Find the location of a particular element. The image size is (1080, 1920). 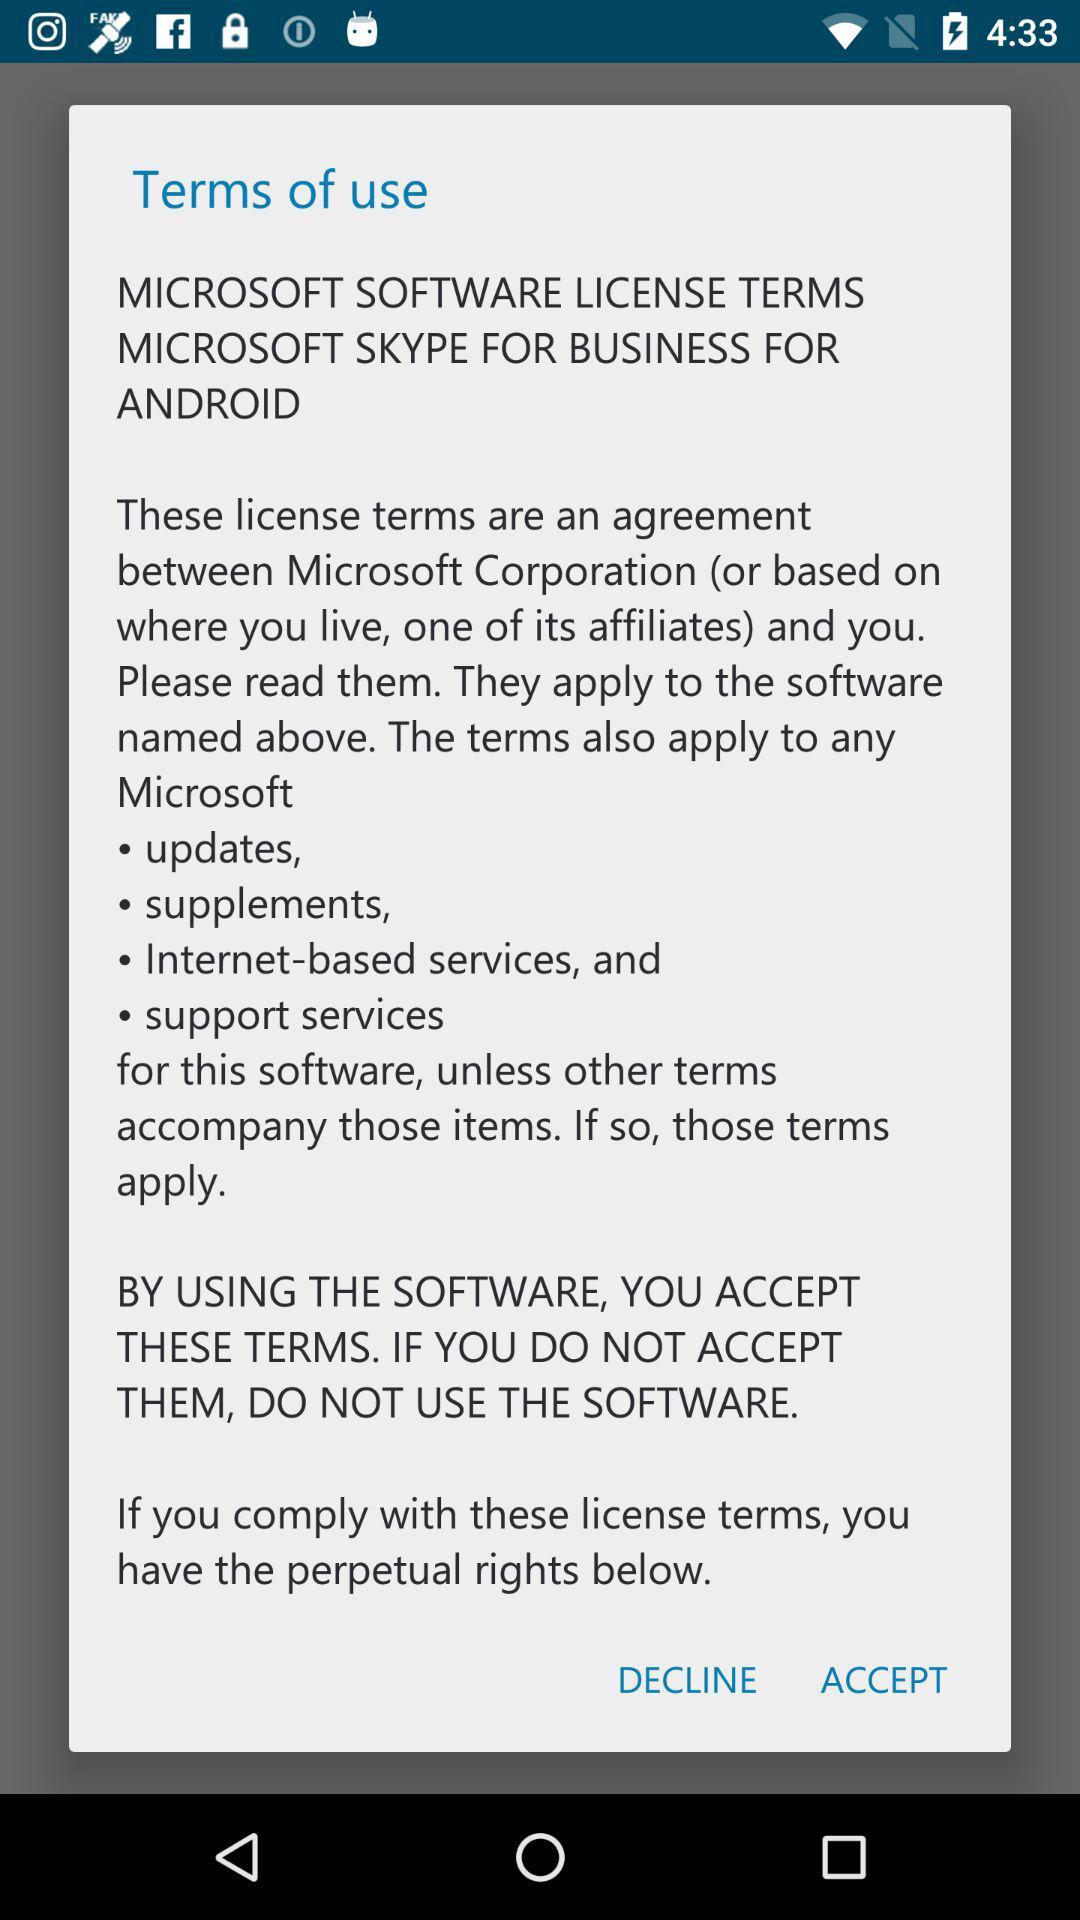

the decline item is located at coordinates (686, 1678).